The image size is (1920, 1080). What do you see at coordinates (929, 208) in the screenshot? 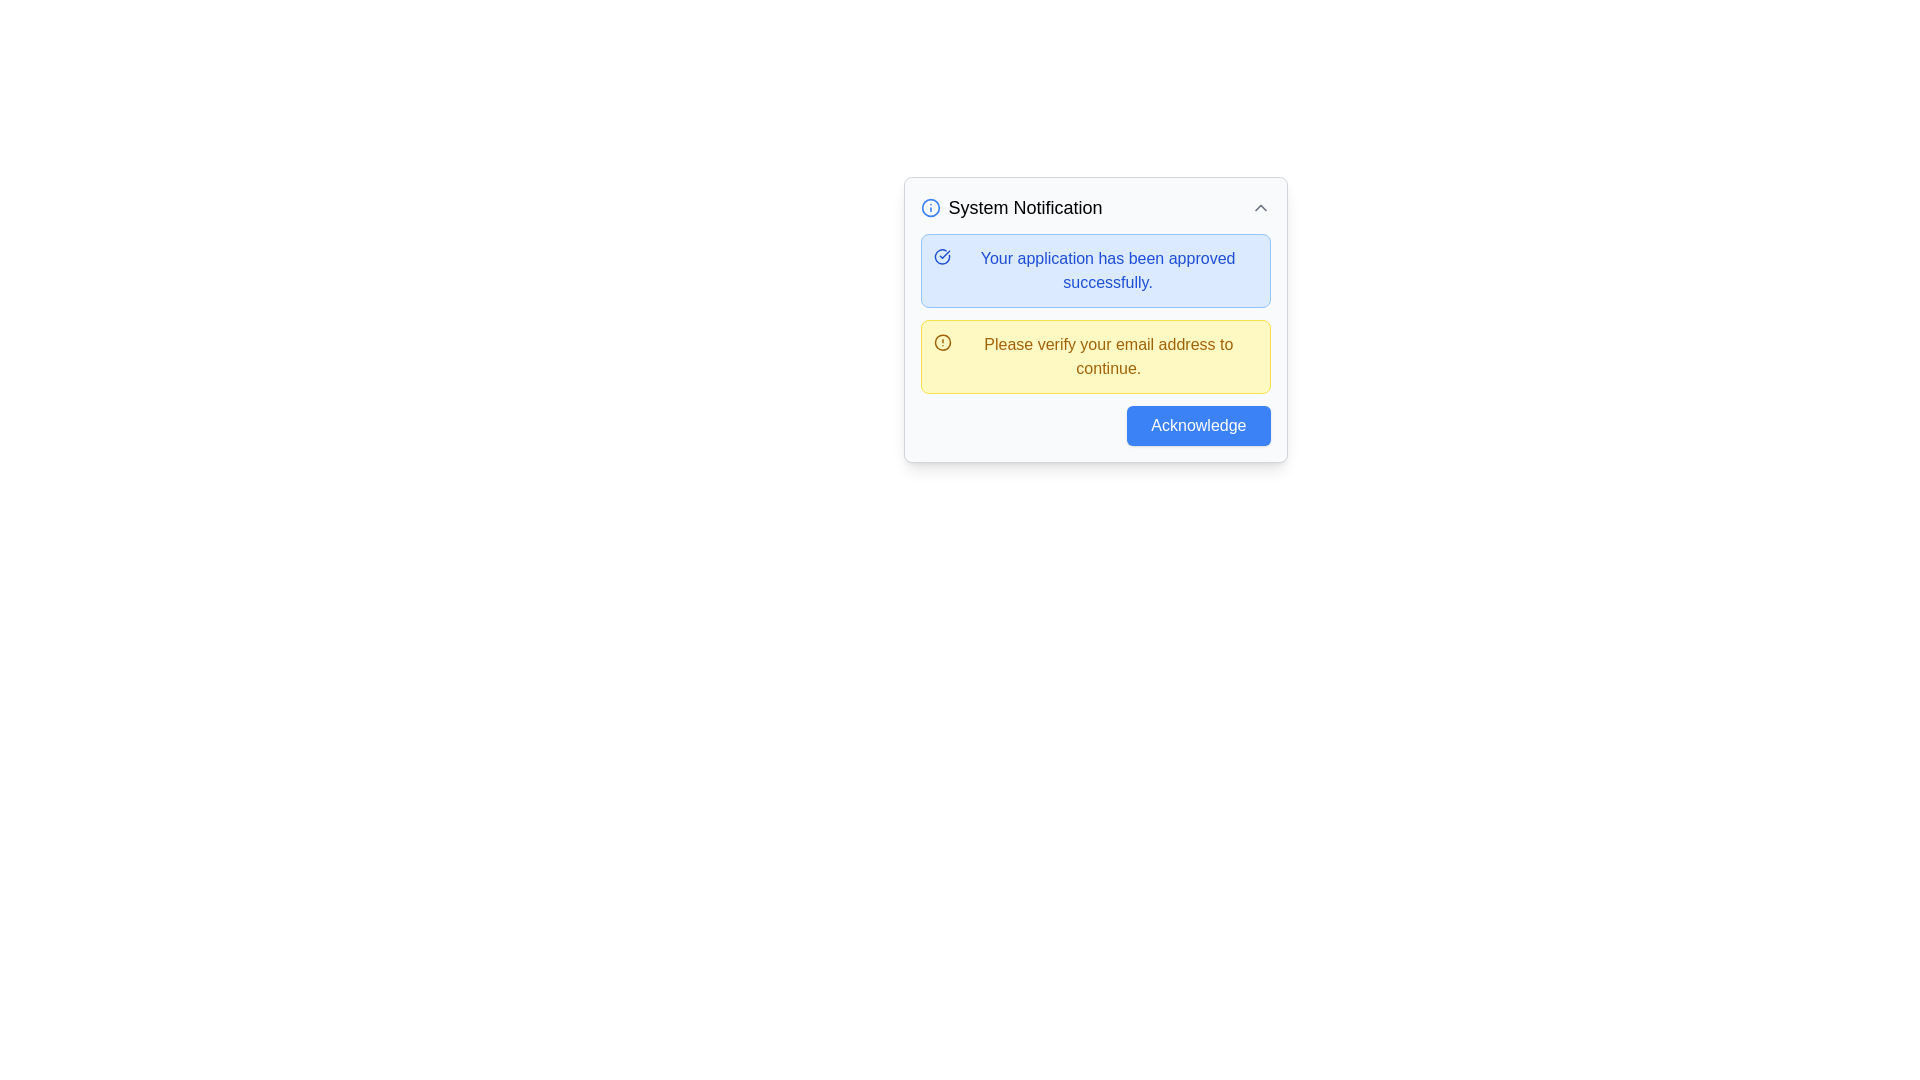
I see `the leftmost icon under the 'System Notification' panel` at bounding box center [929, 208].